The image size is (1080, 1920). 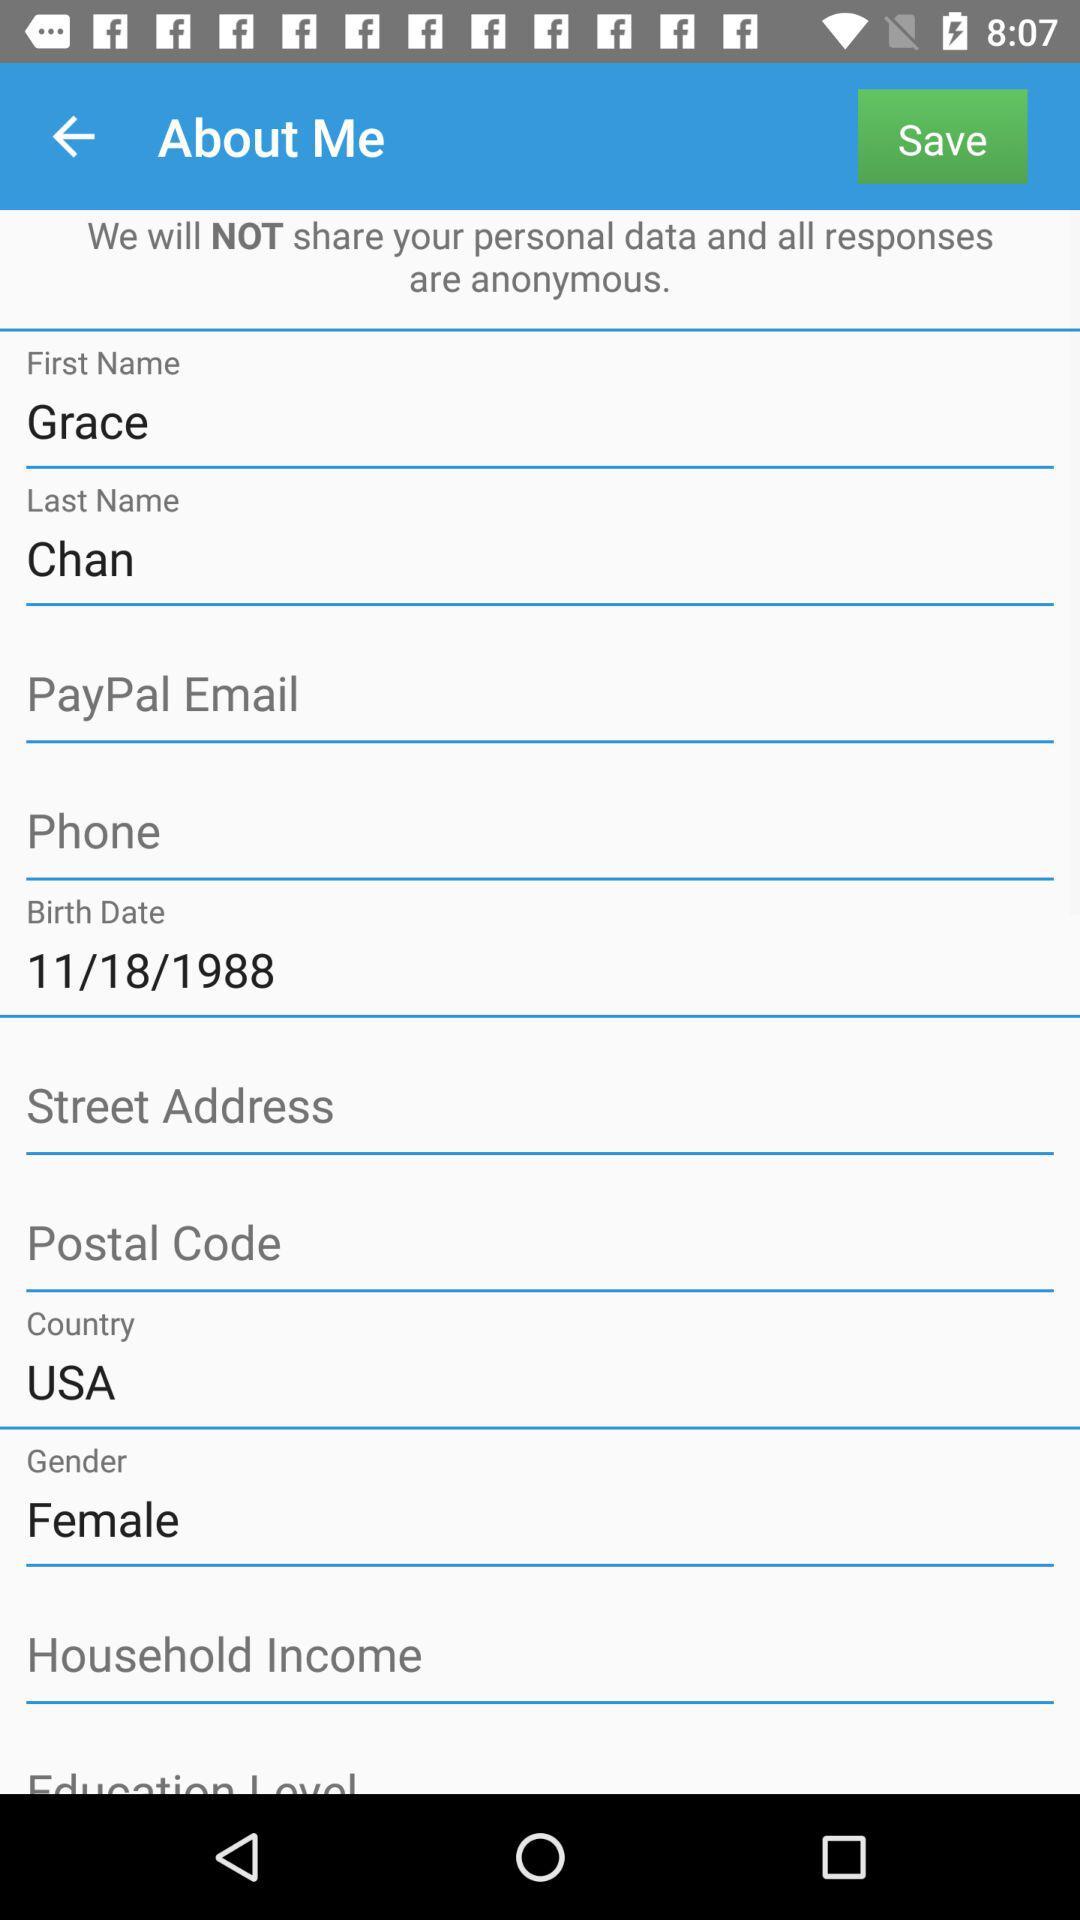 What do you see at coordinates (540, 1105) in the screenshot?
I see `information area` at bounding box center [540, 1105].